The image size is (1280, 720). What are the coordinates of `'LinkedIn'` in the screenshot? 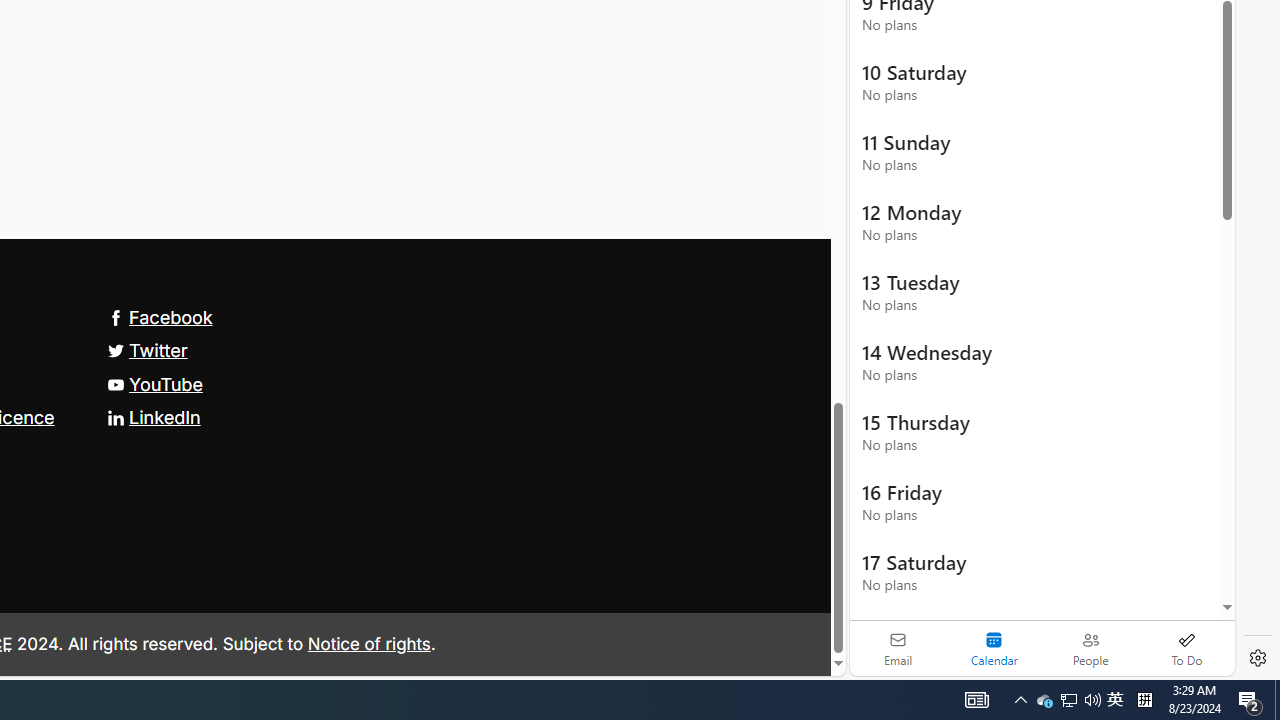 It's located at (152, 415).